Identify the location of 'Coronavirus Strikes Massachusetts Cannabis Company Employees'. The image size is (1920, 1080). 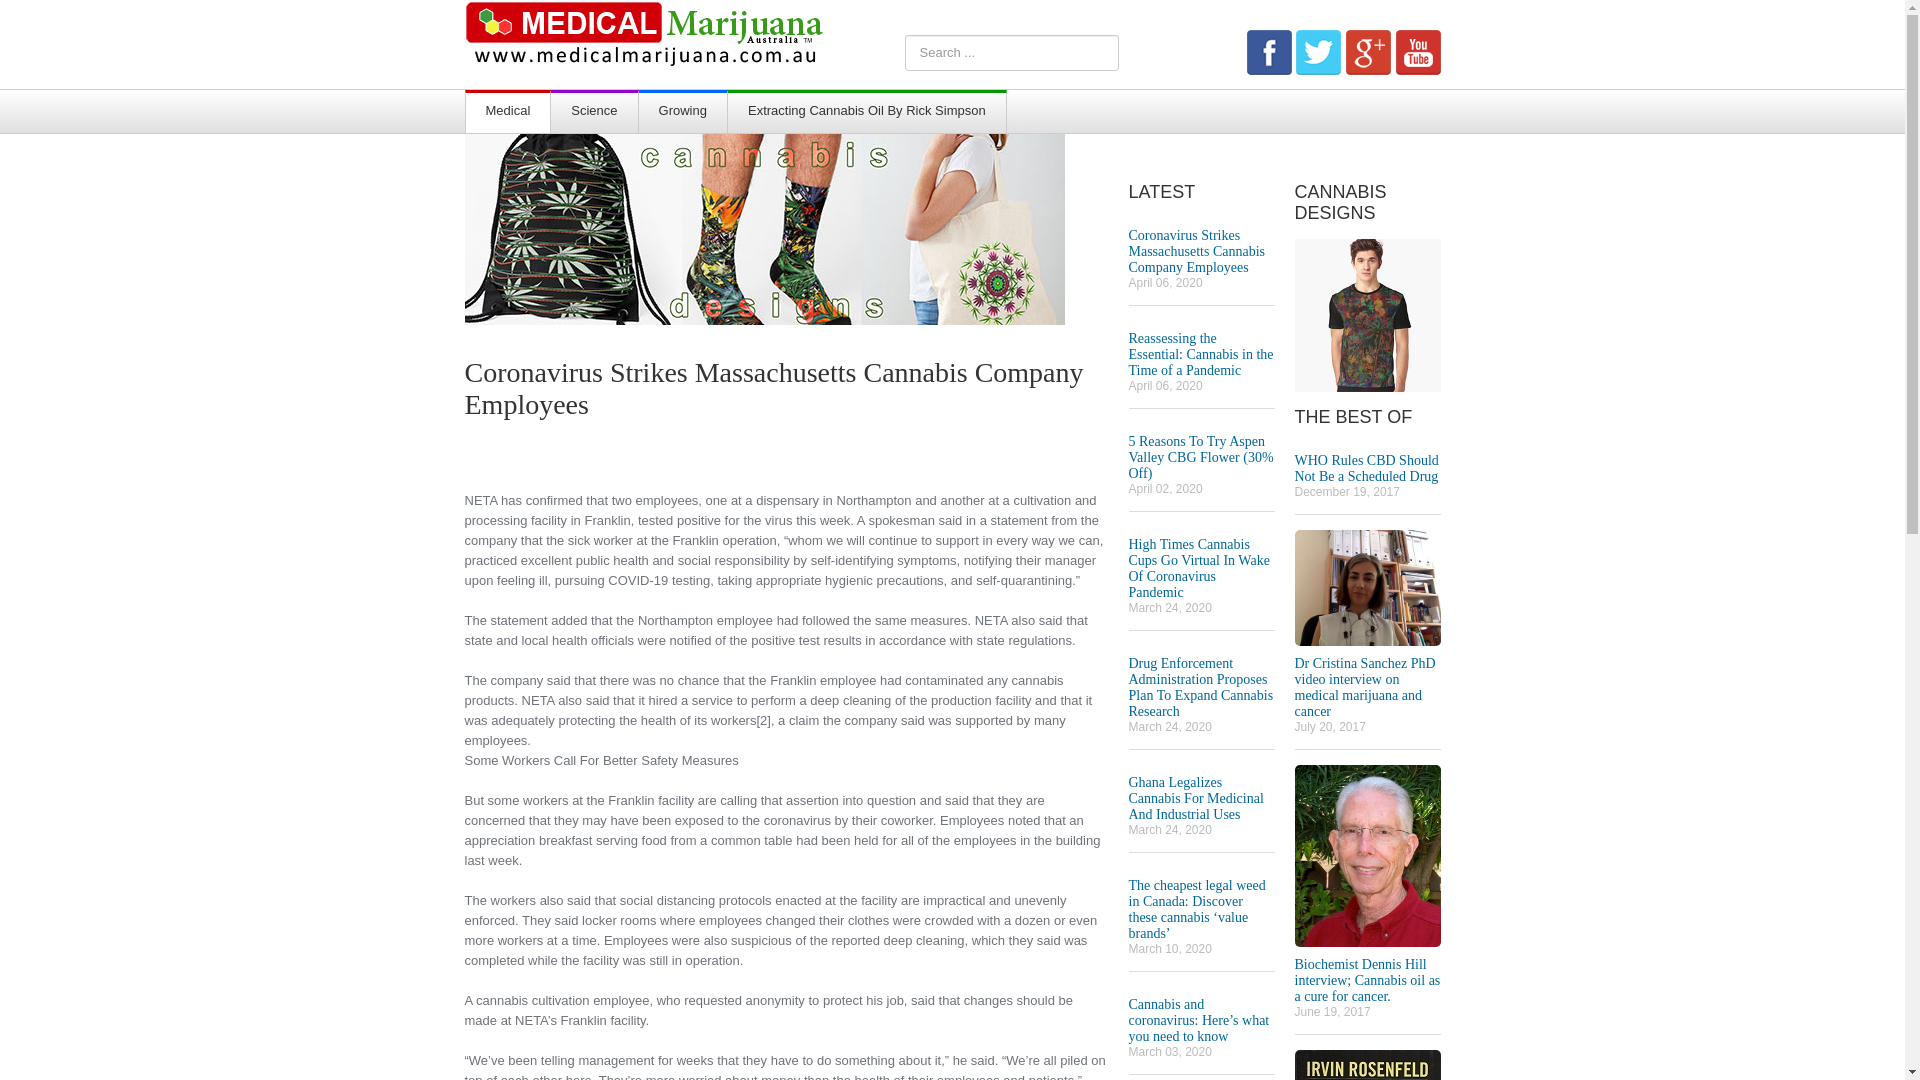
(1195, 250).